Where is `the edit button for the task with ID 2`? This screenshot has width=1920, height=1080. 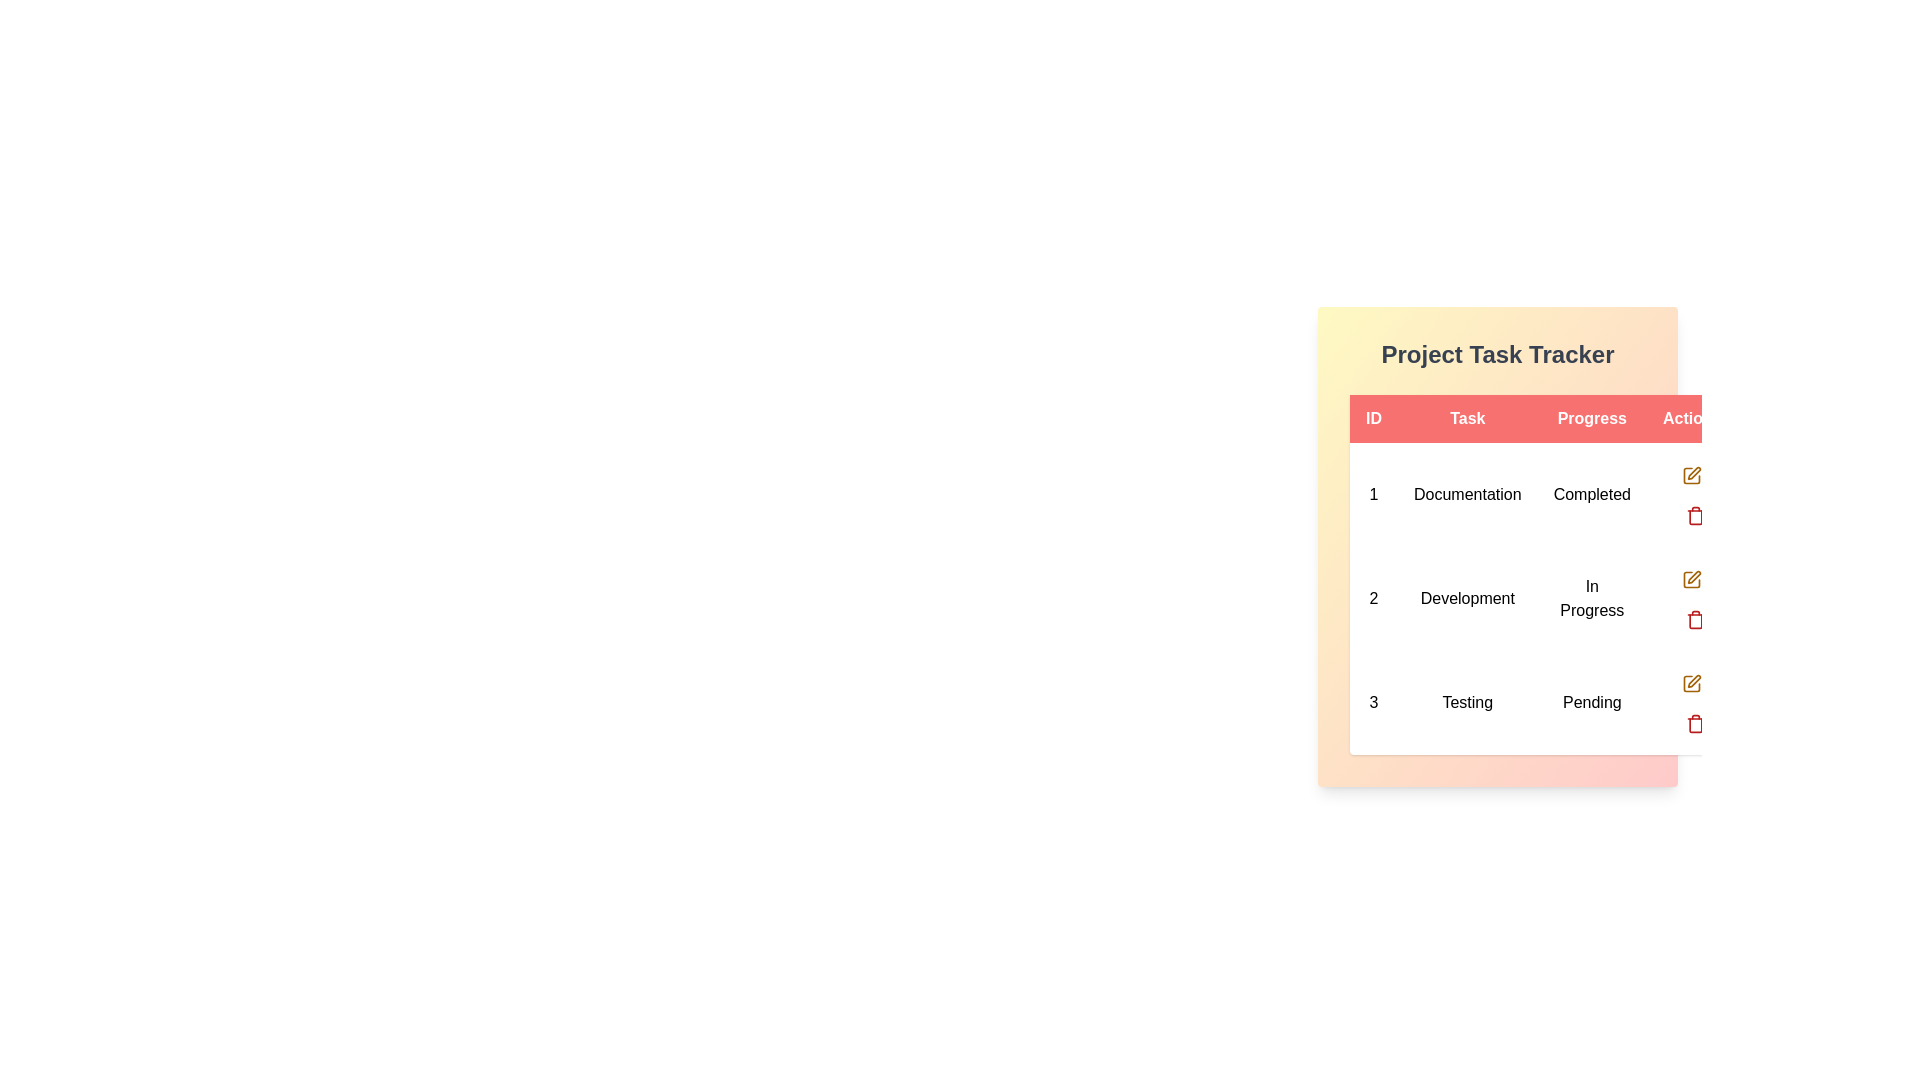
the edit button for the task with ID 2 is located at coordinates (1691, 578).